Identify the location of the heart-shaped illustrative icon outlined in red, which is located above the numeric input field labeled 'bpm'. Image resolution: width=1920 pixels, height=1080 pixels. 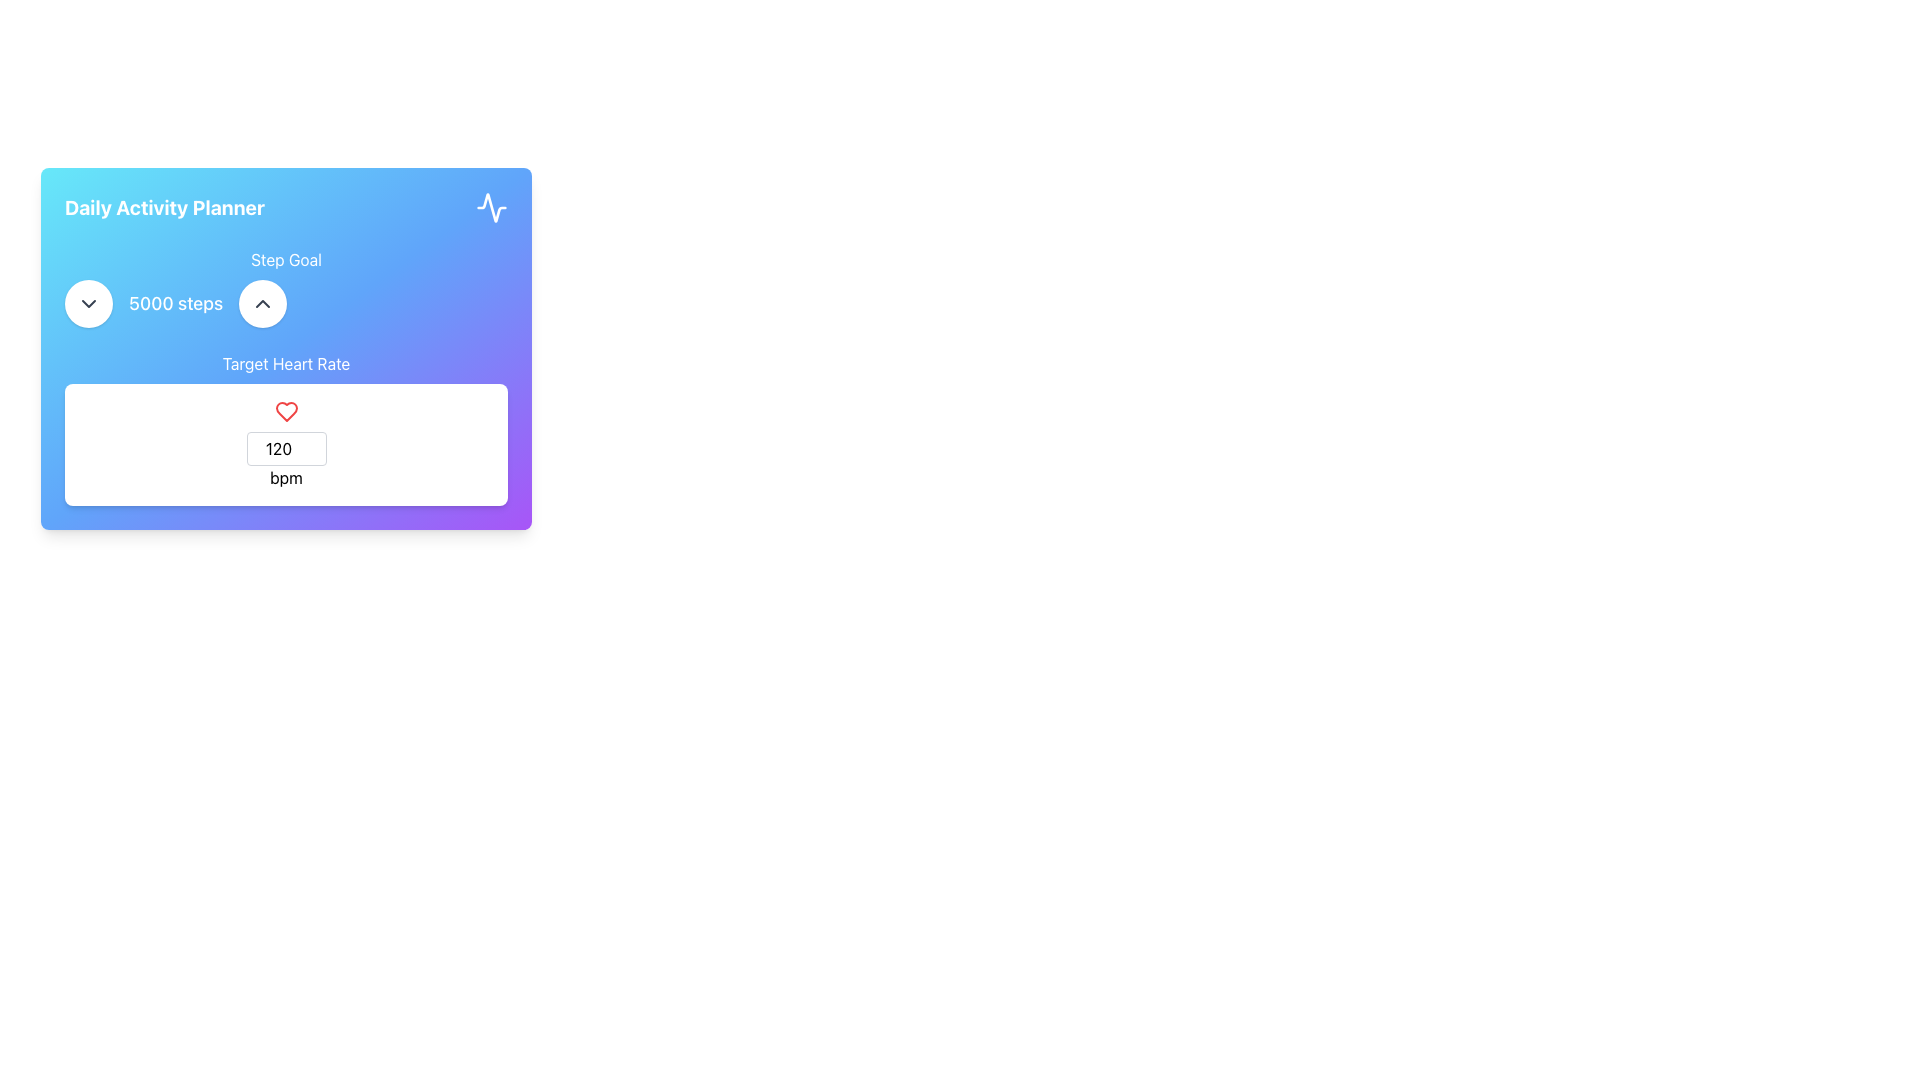
(285, 411).